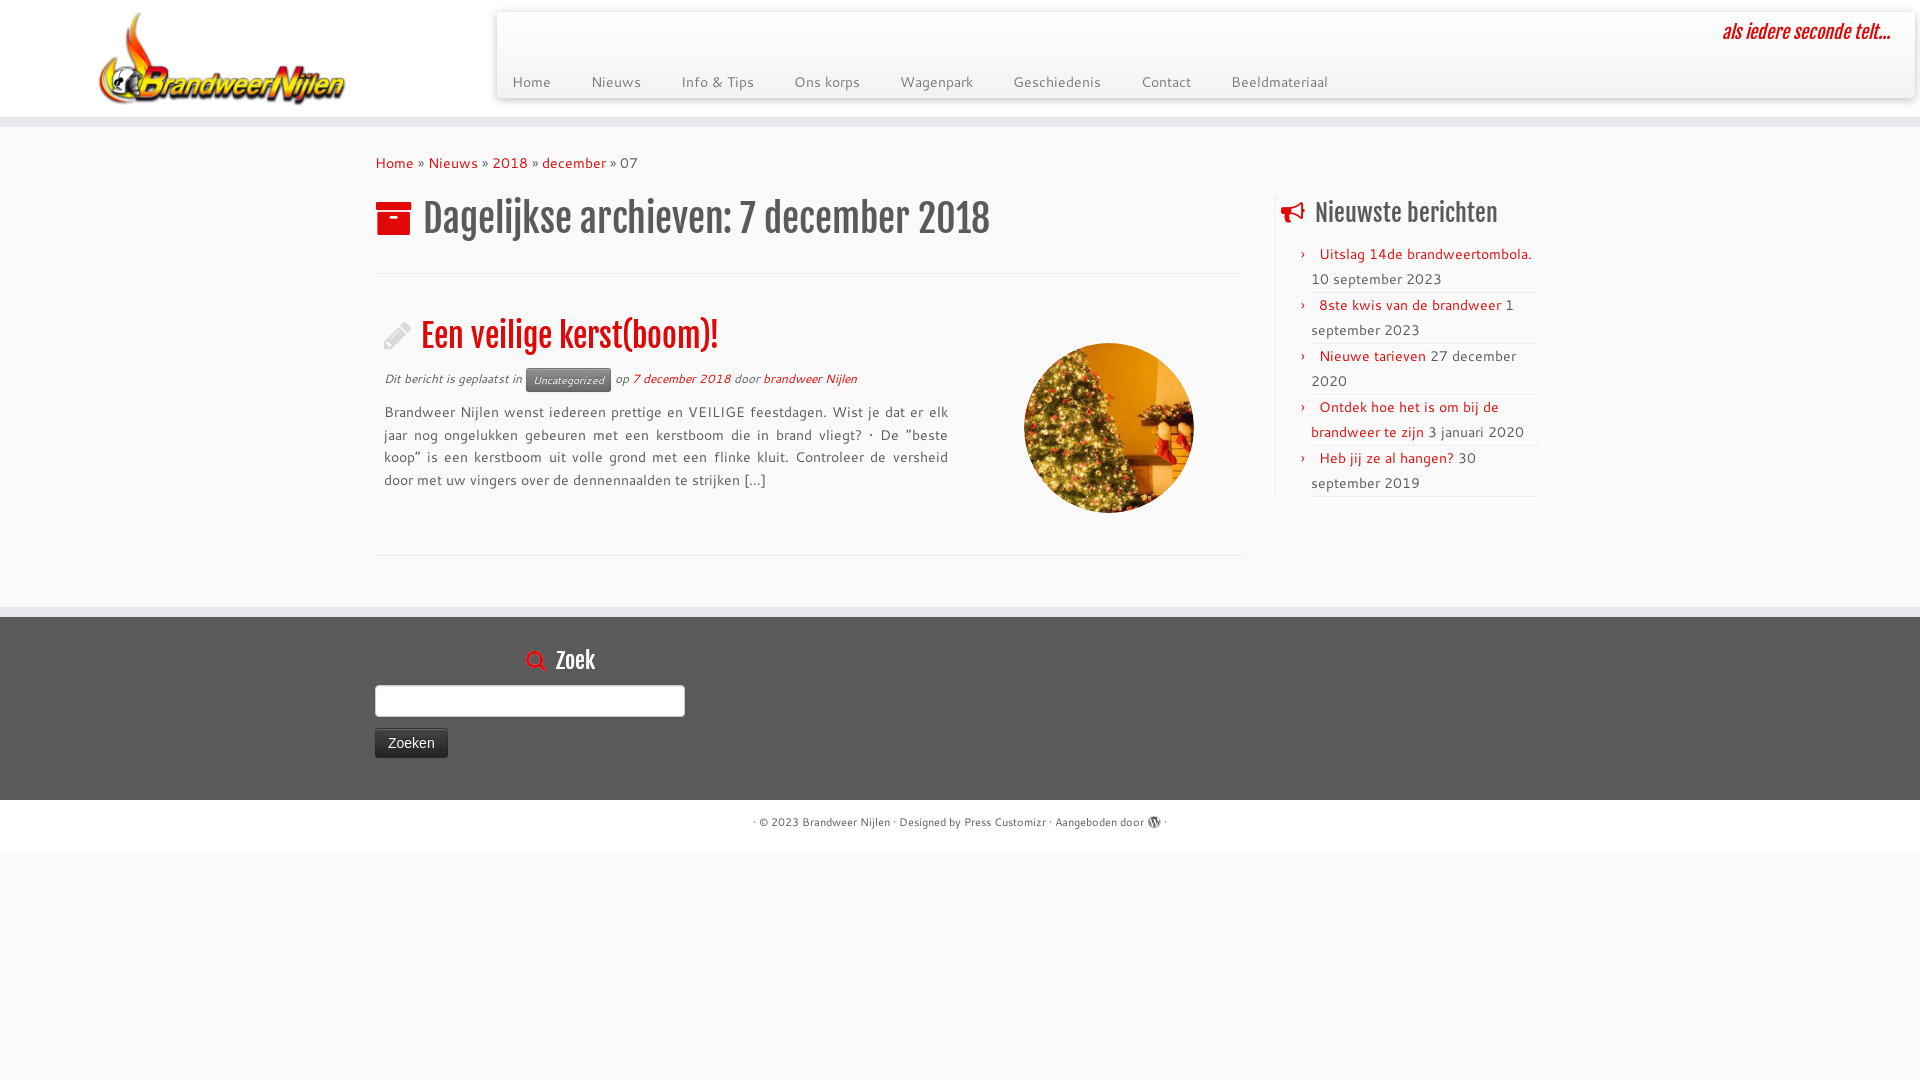 The height and width of the screenshot is (1080, 1920). Describe the element at coordinates (1107, 427) in the screenshot. I see `'Een veilige kerst(boom)!'` at that location.